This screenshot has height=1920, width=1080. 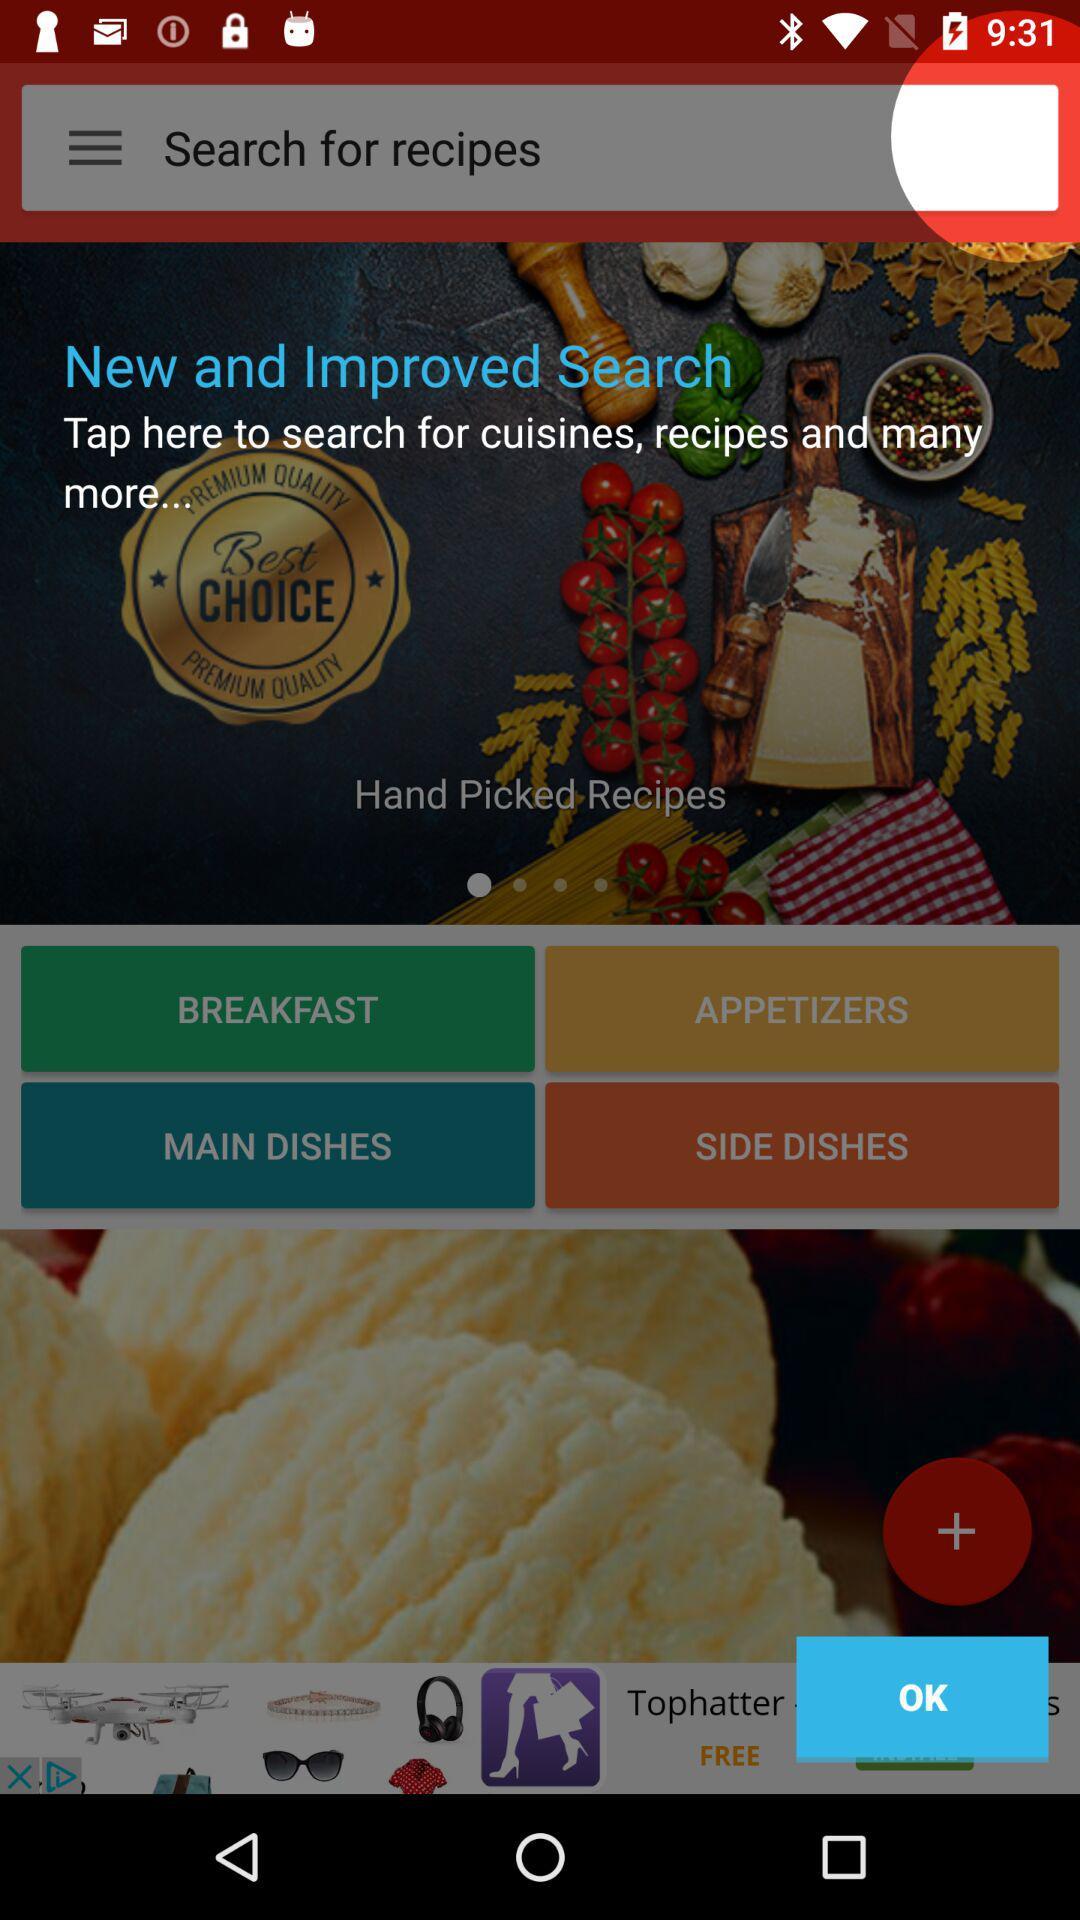 What do you see at coordinates (95, 146) in the screenshot?
I see `the button on the top left corner on the web page` at bounding box center [95, 146].